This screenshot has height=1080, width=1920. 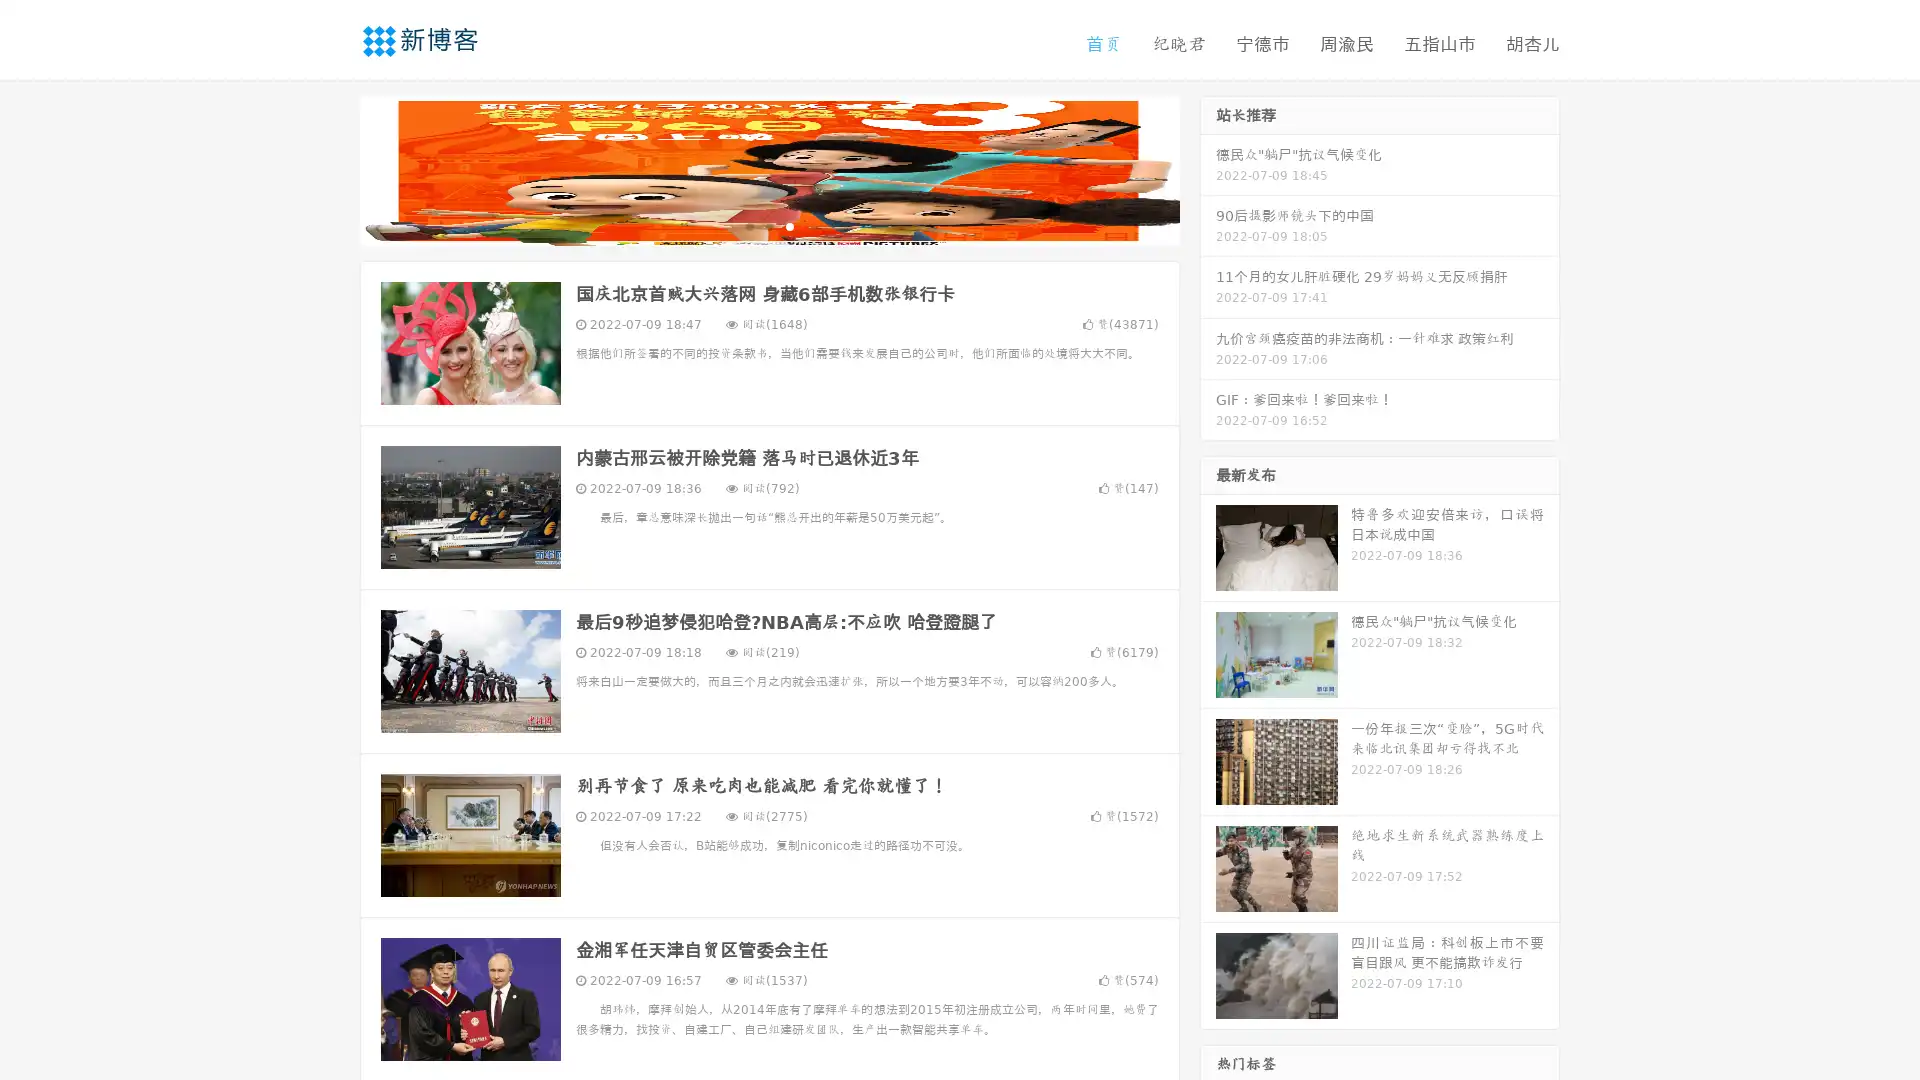 What do you see at coordinates (330, 168) in the screenshot?
I see `Previous slide` at bounding box center [330, 168].